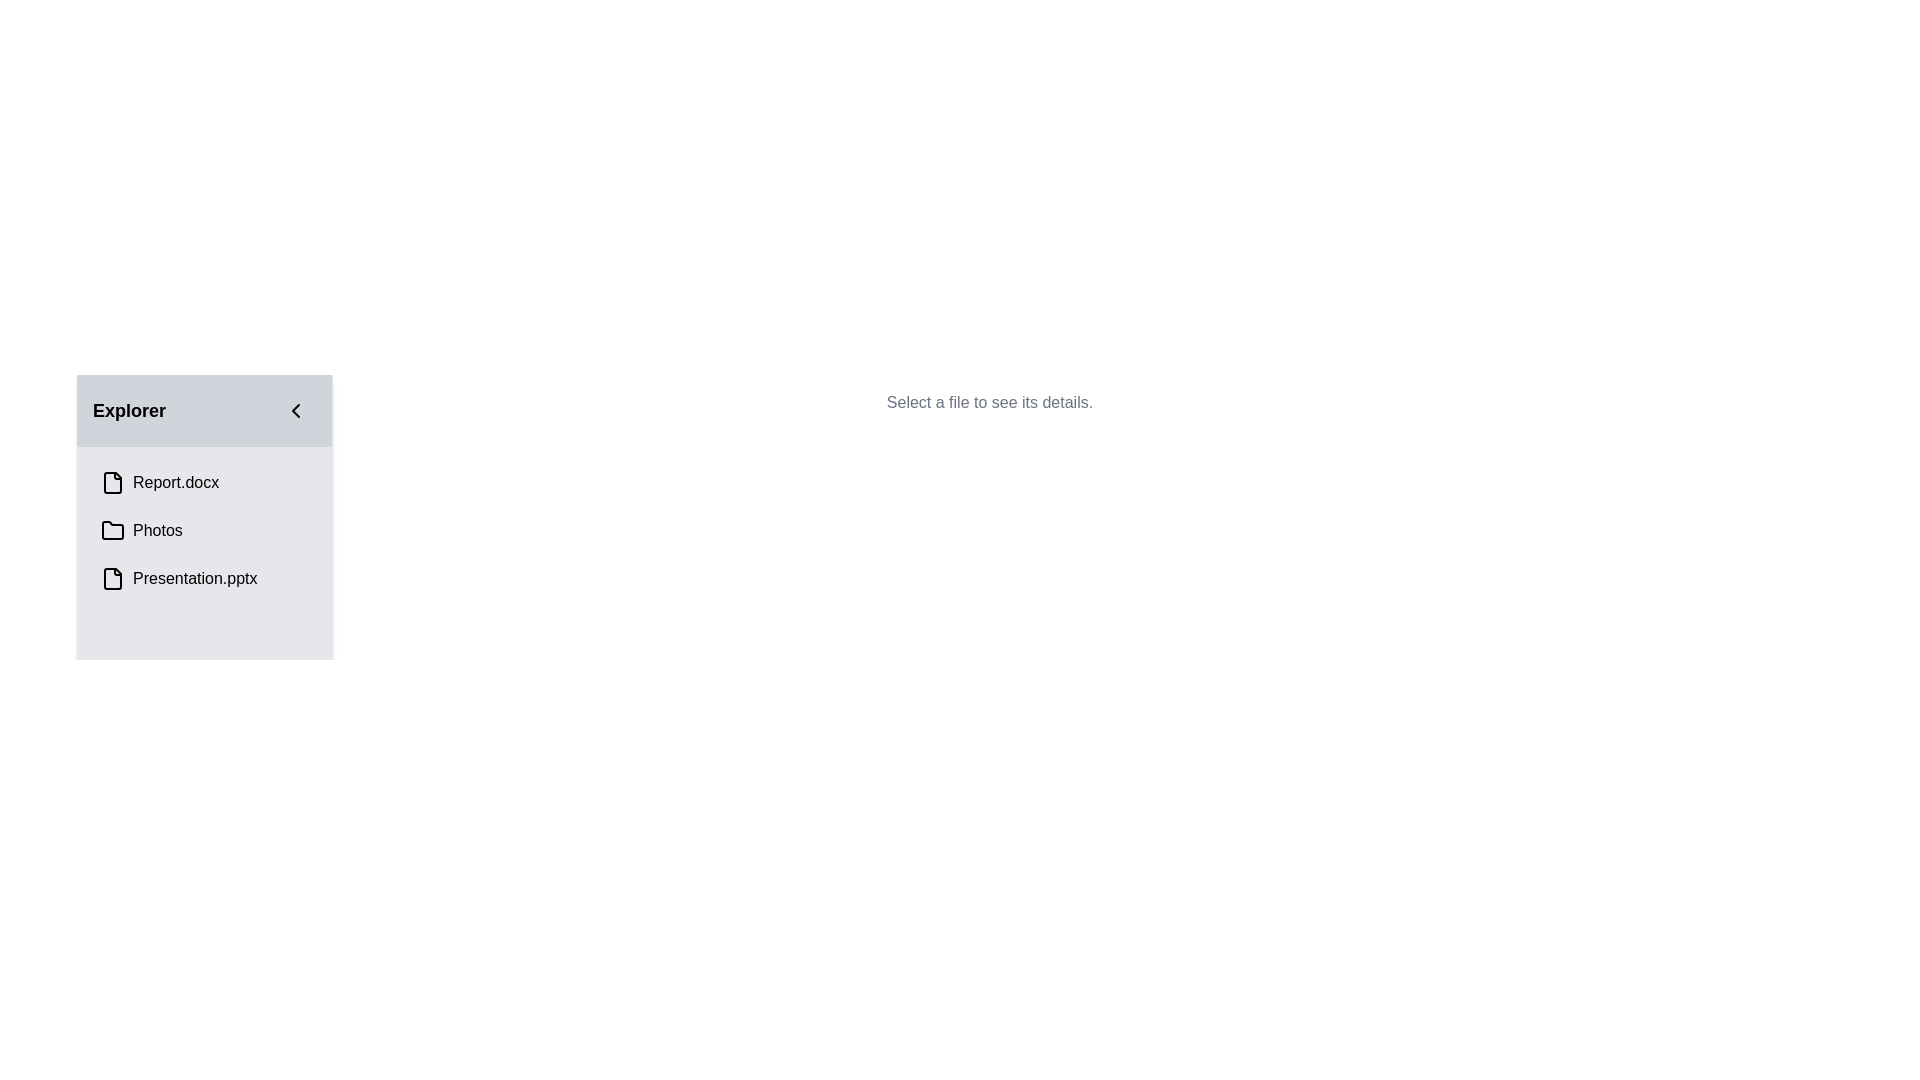  What do you see at coordinates (176, 482) in the screenshot?
I see `the selectable file item labeled 'Report.docx' in the left-hand sidebar under the 'Explorer' heading` at bounding box center [176, 482].